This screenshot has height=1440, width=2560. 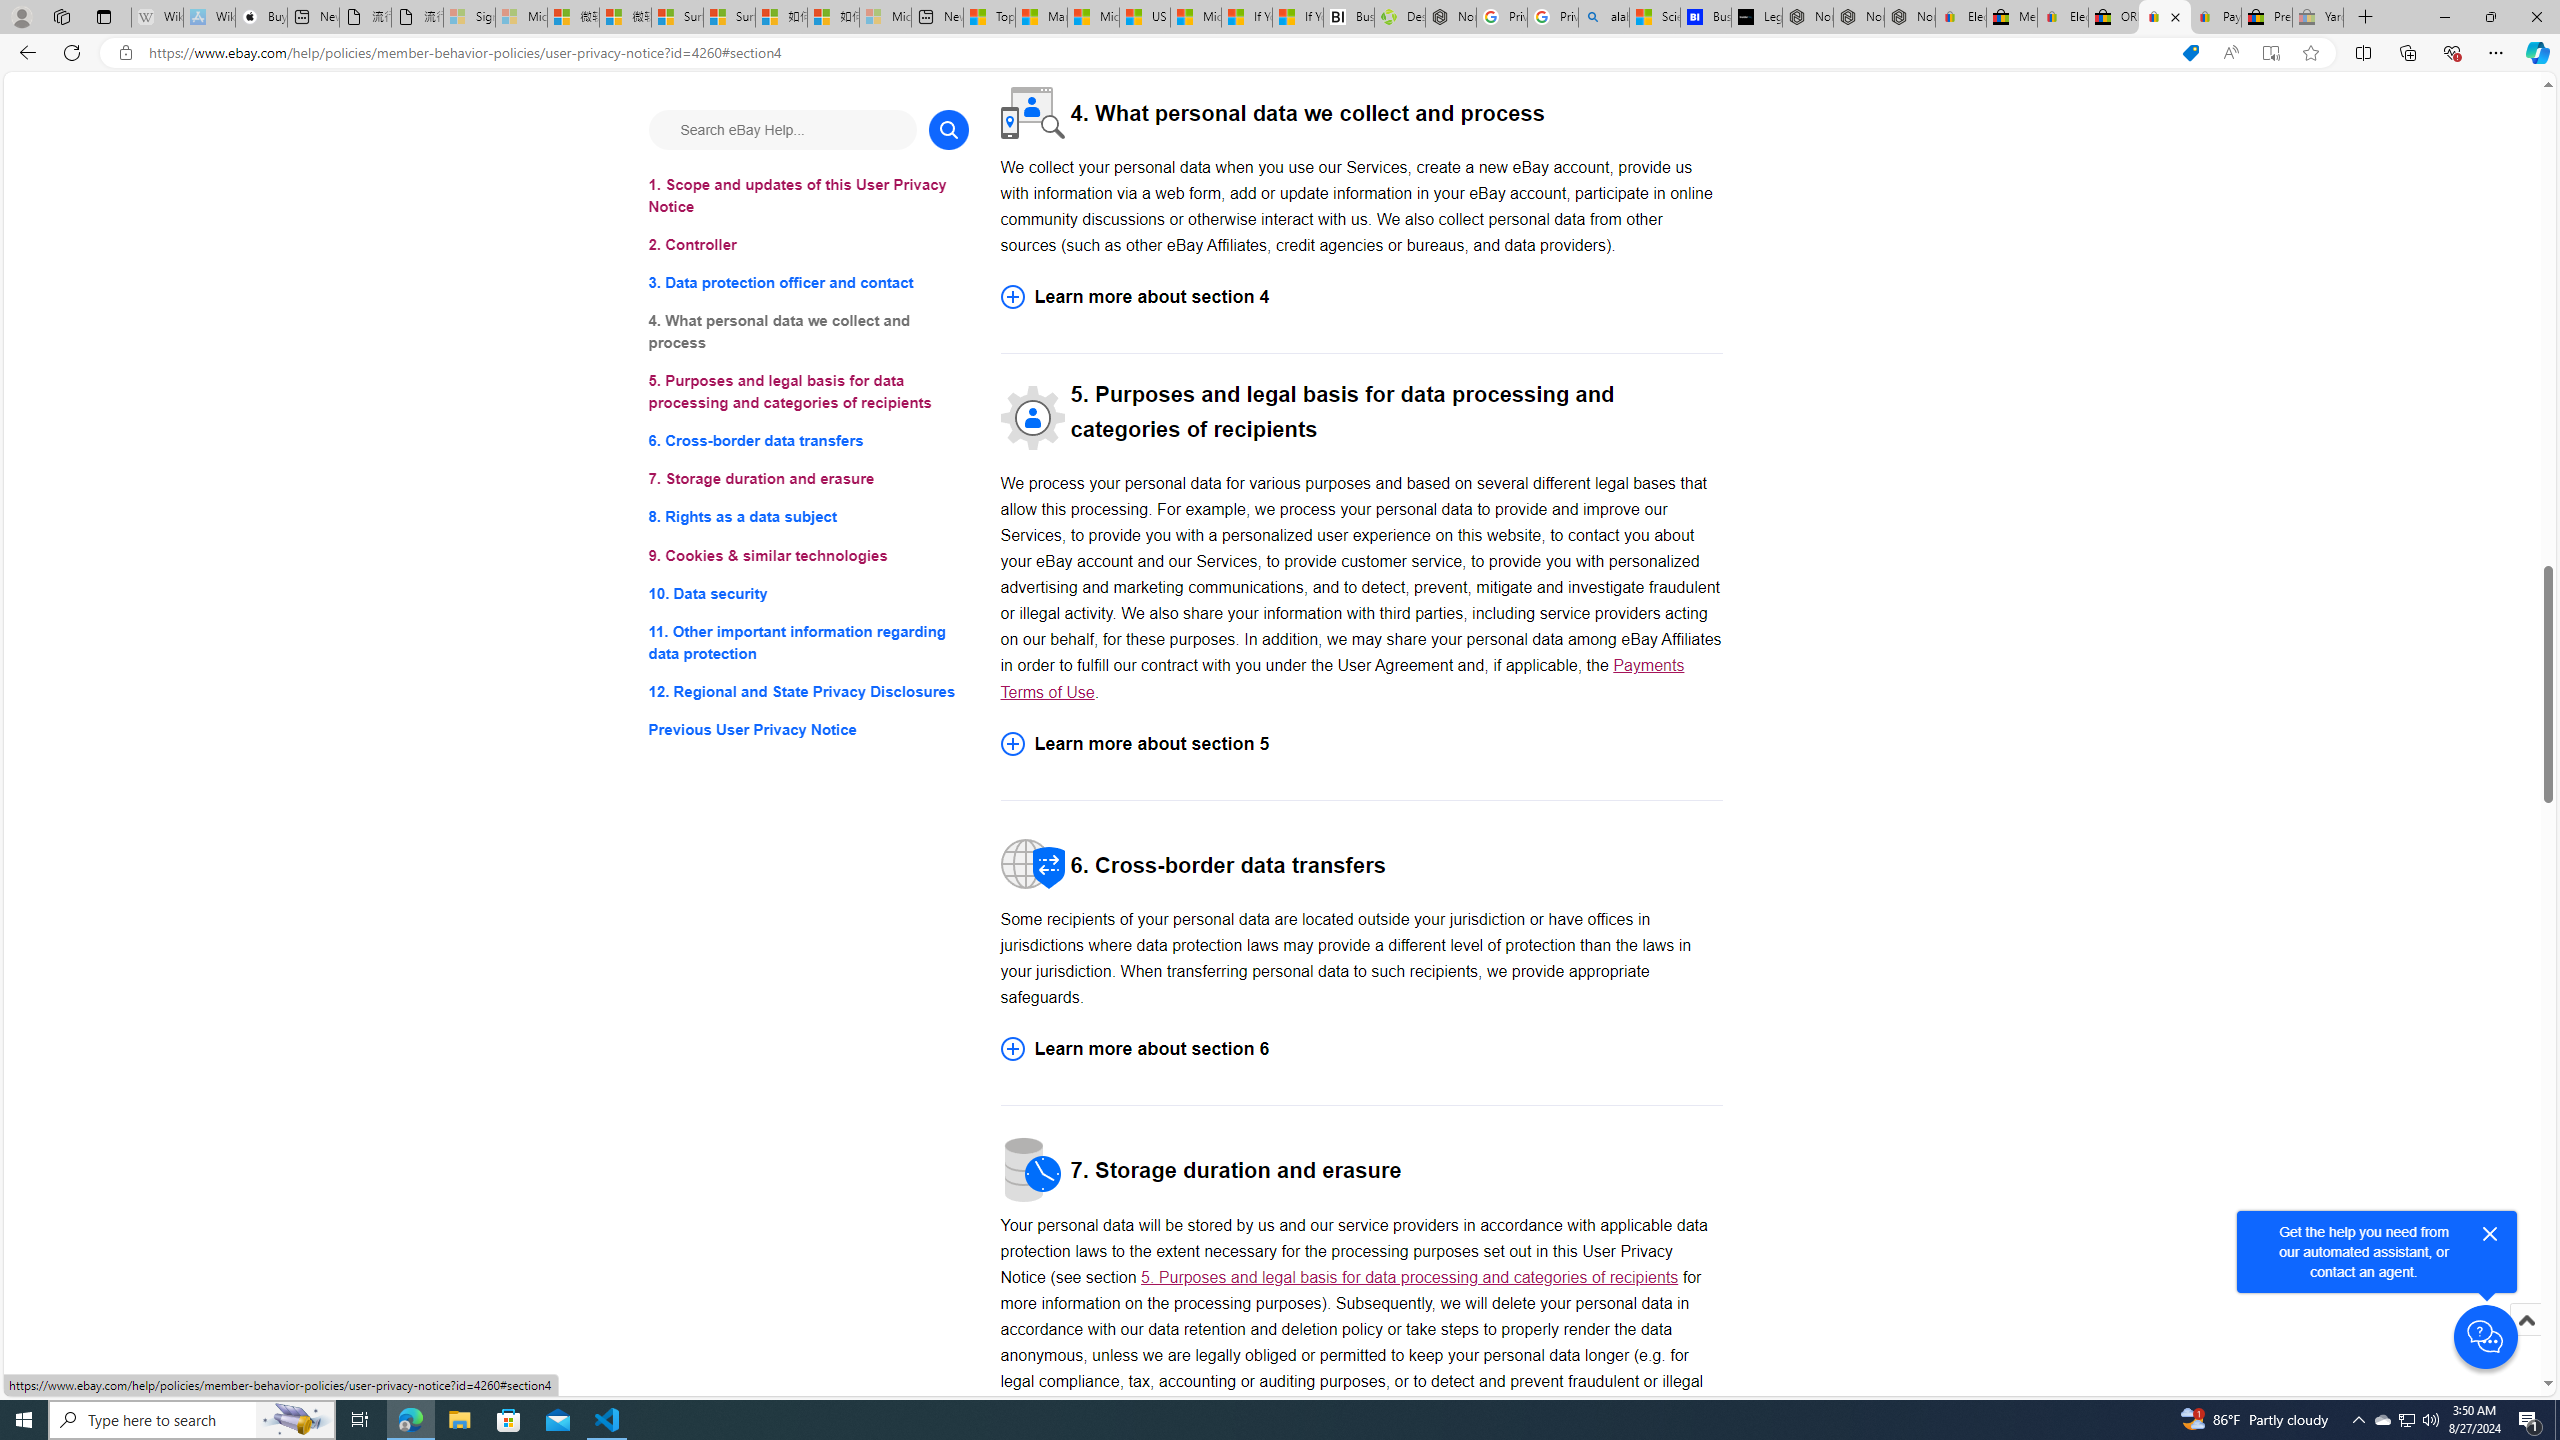 I want to click on '11. Other important information regarding data protection', so click(x=807, y=642).